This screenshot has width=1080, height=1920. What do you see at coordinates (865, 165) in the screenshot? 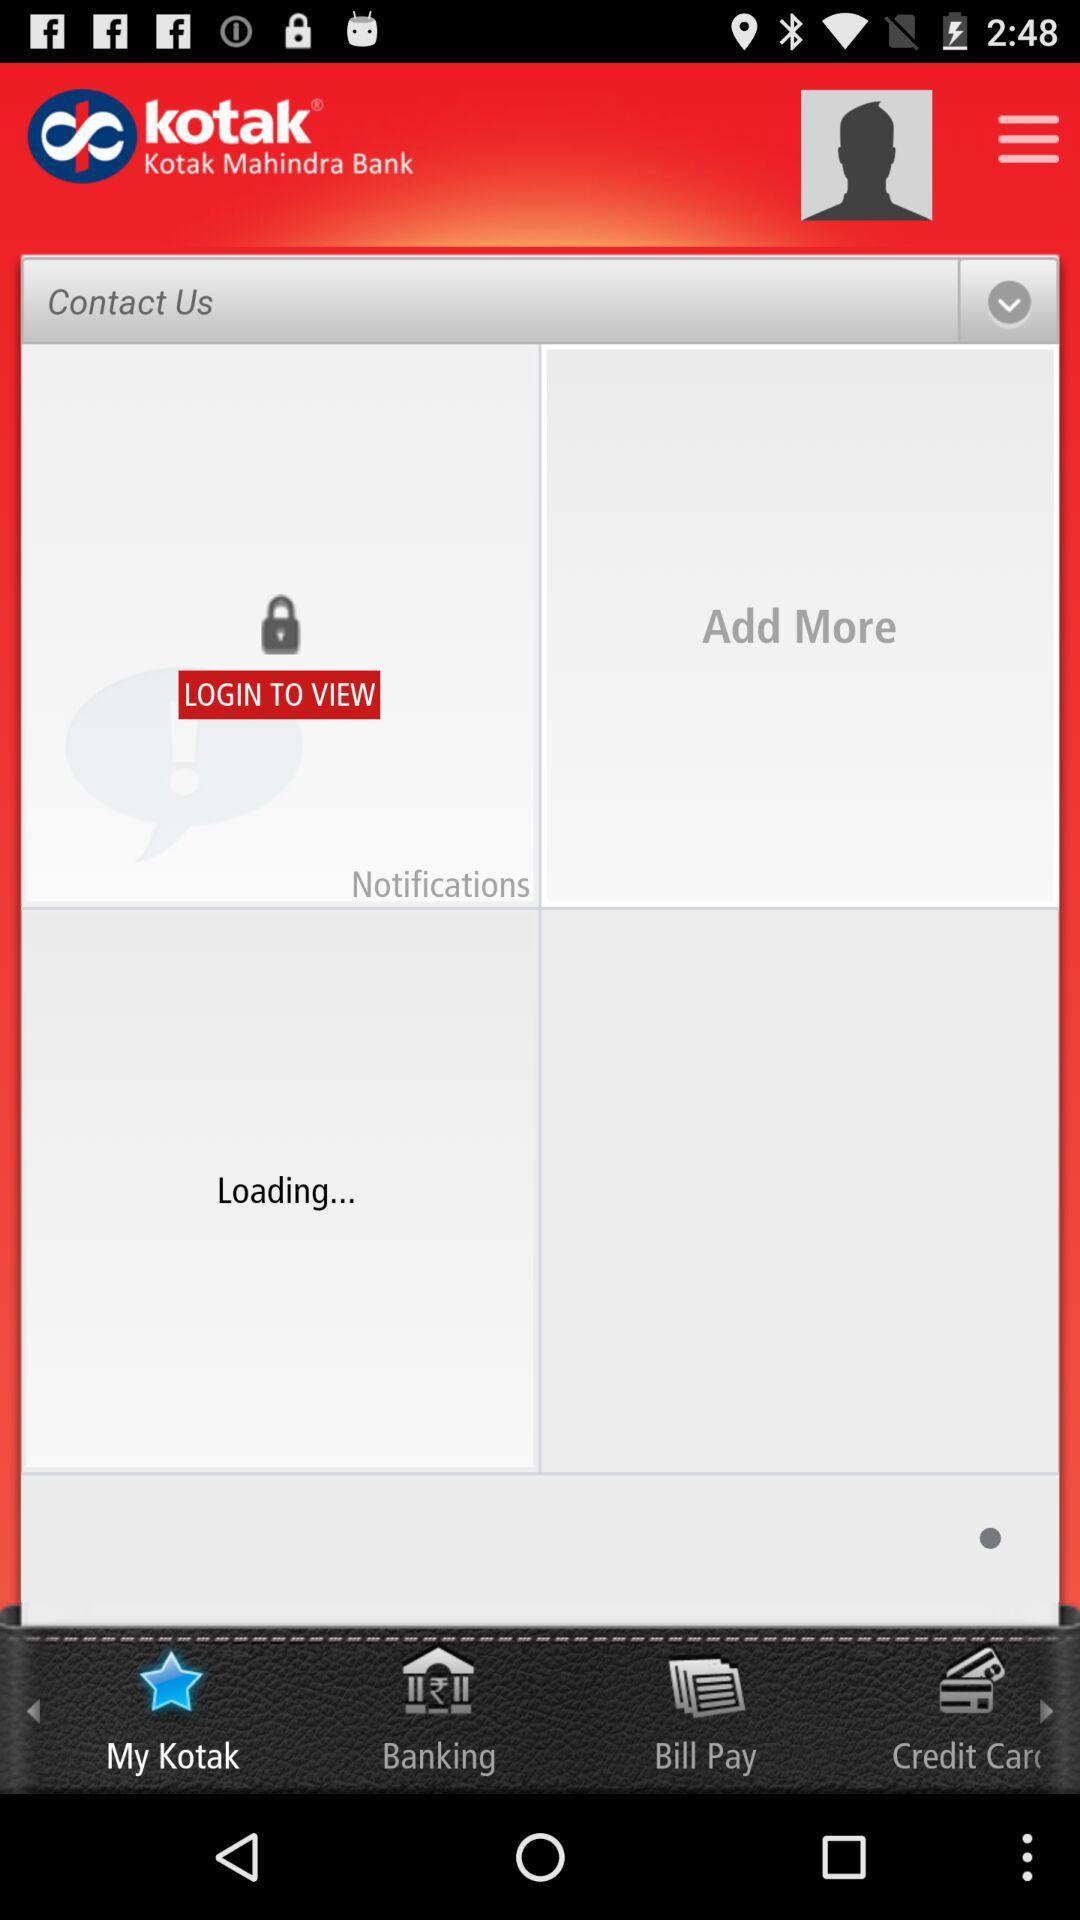
I see `the avatar icon` at bounding box center [865, 165].